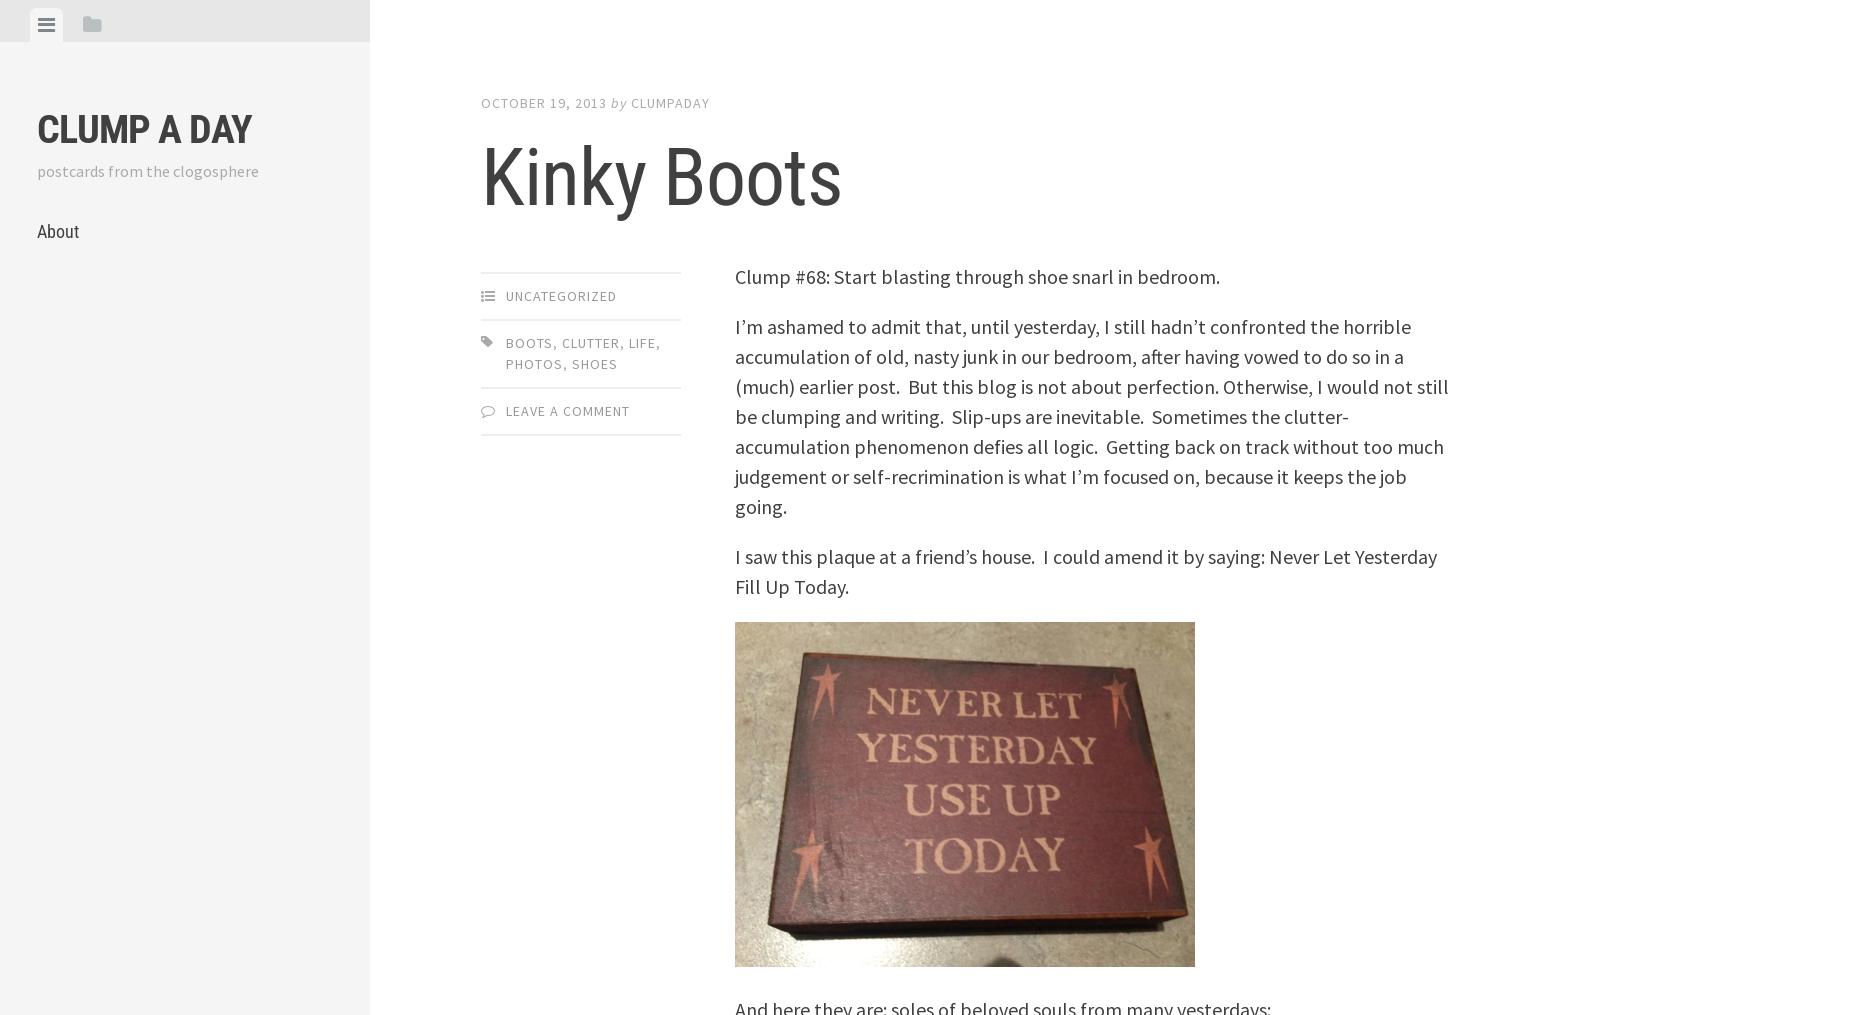 This screenshot has height=1015, width=1850. I want to click on 'clumpaday', so click(631, 102).